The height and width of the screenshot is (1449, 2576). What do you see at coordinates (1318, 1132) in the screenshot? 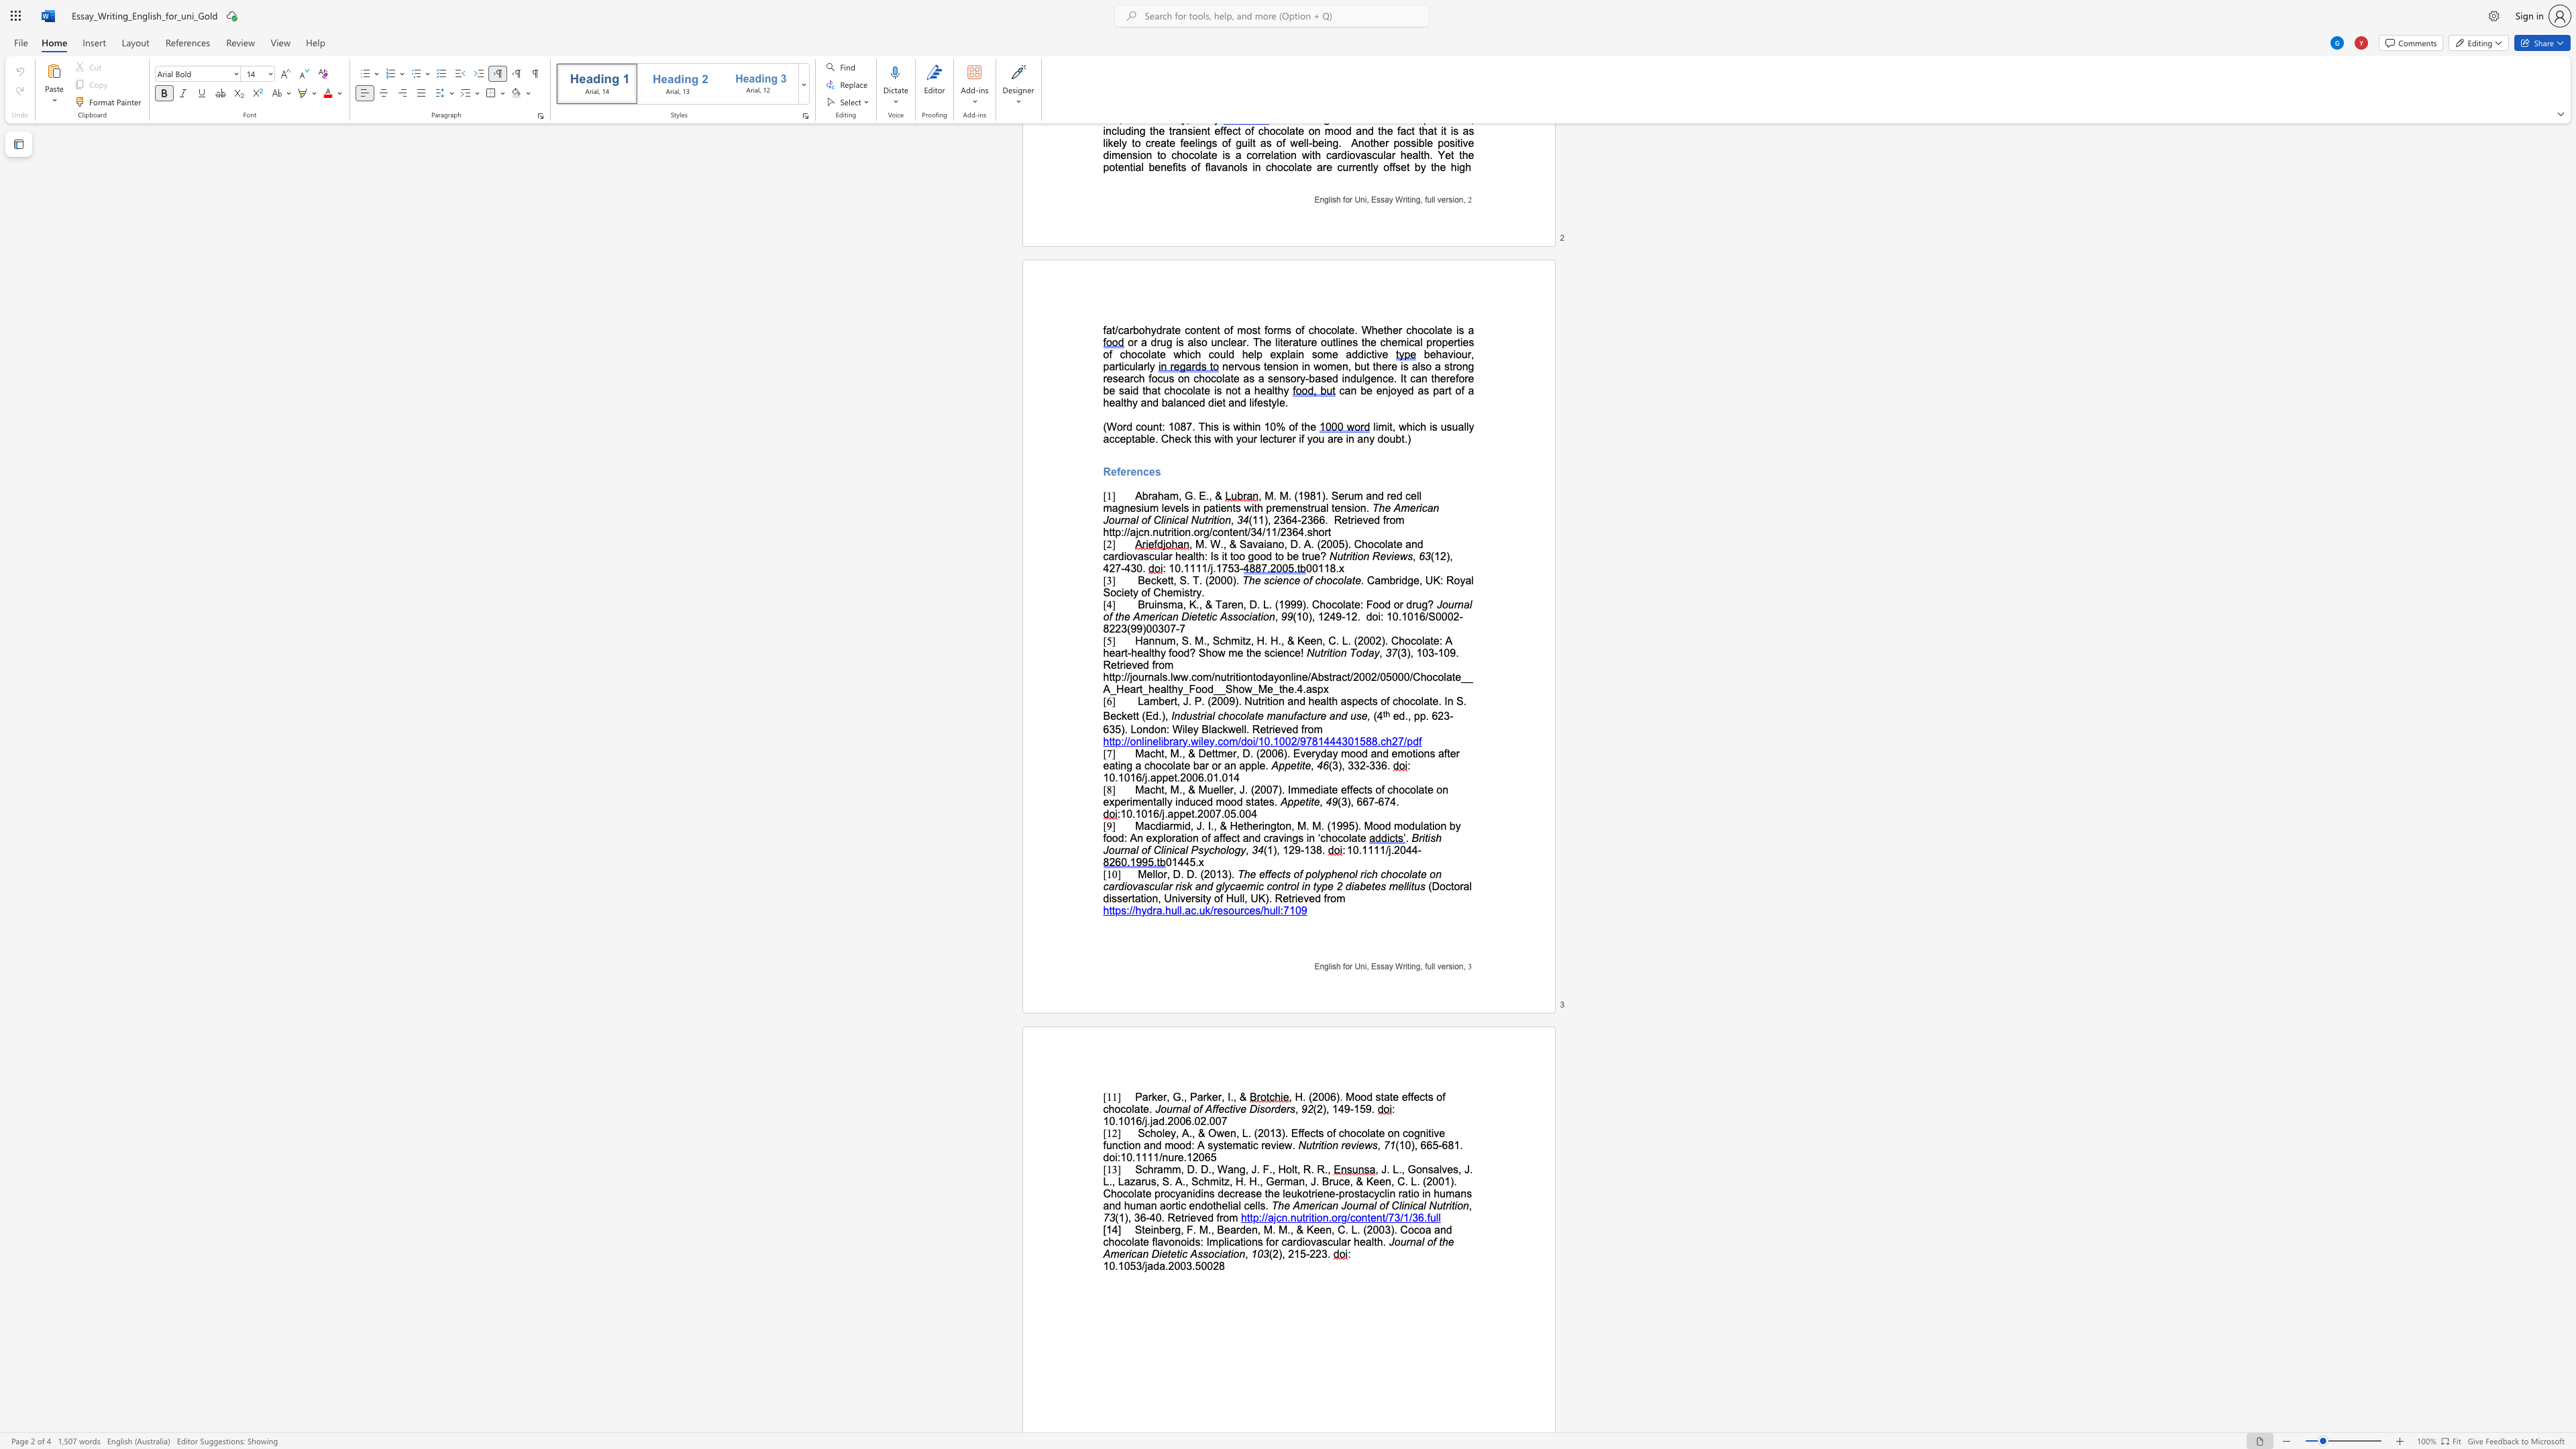
I see `the subset text "s of chocolate on cognitive fu" within the text "Scholey, A., & Owen, L. (2013). Effects of chocolate on cognitive function and mood: A systematic review."` at bounding box center [1318, 1132].